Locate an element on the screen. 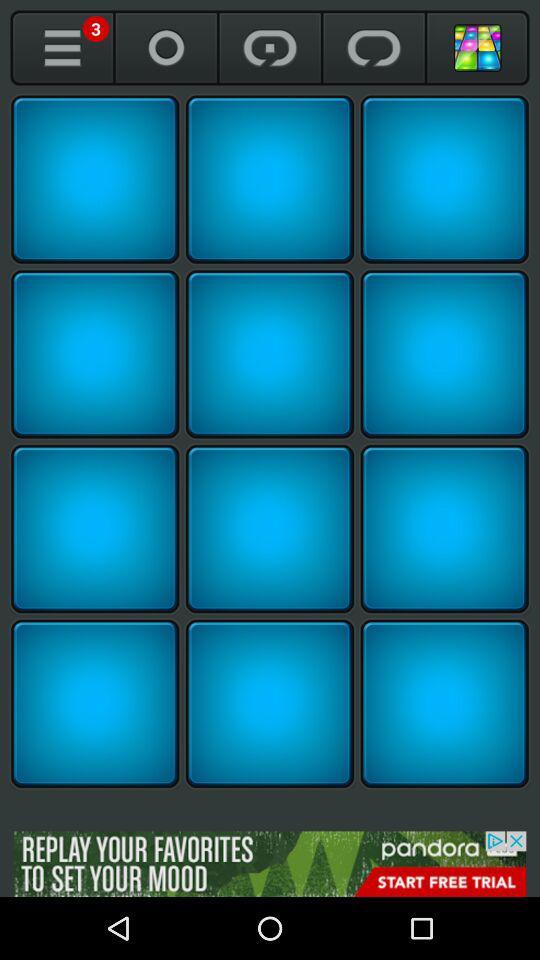  share the article is located at coordinates (94, 354).